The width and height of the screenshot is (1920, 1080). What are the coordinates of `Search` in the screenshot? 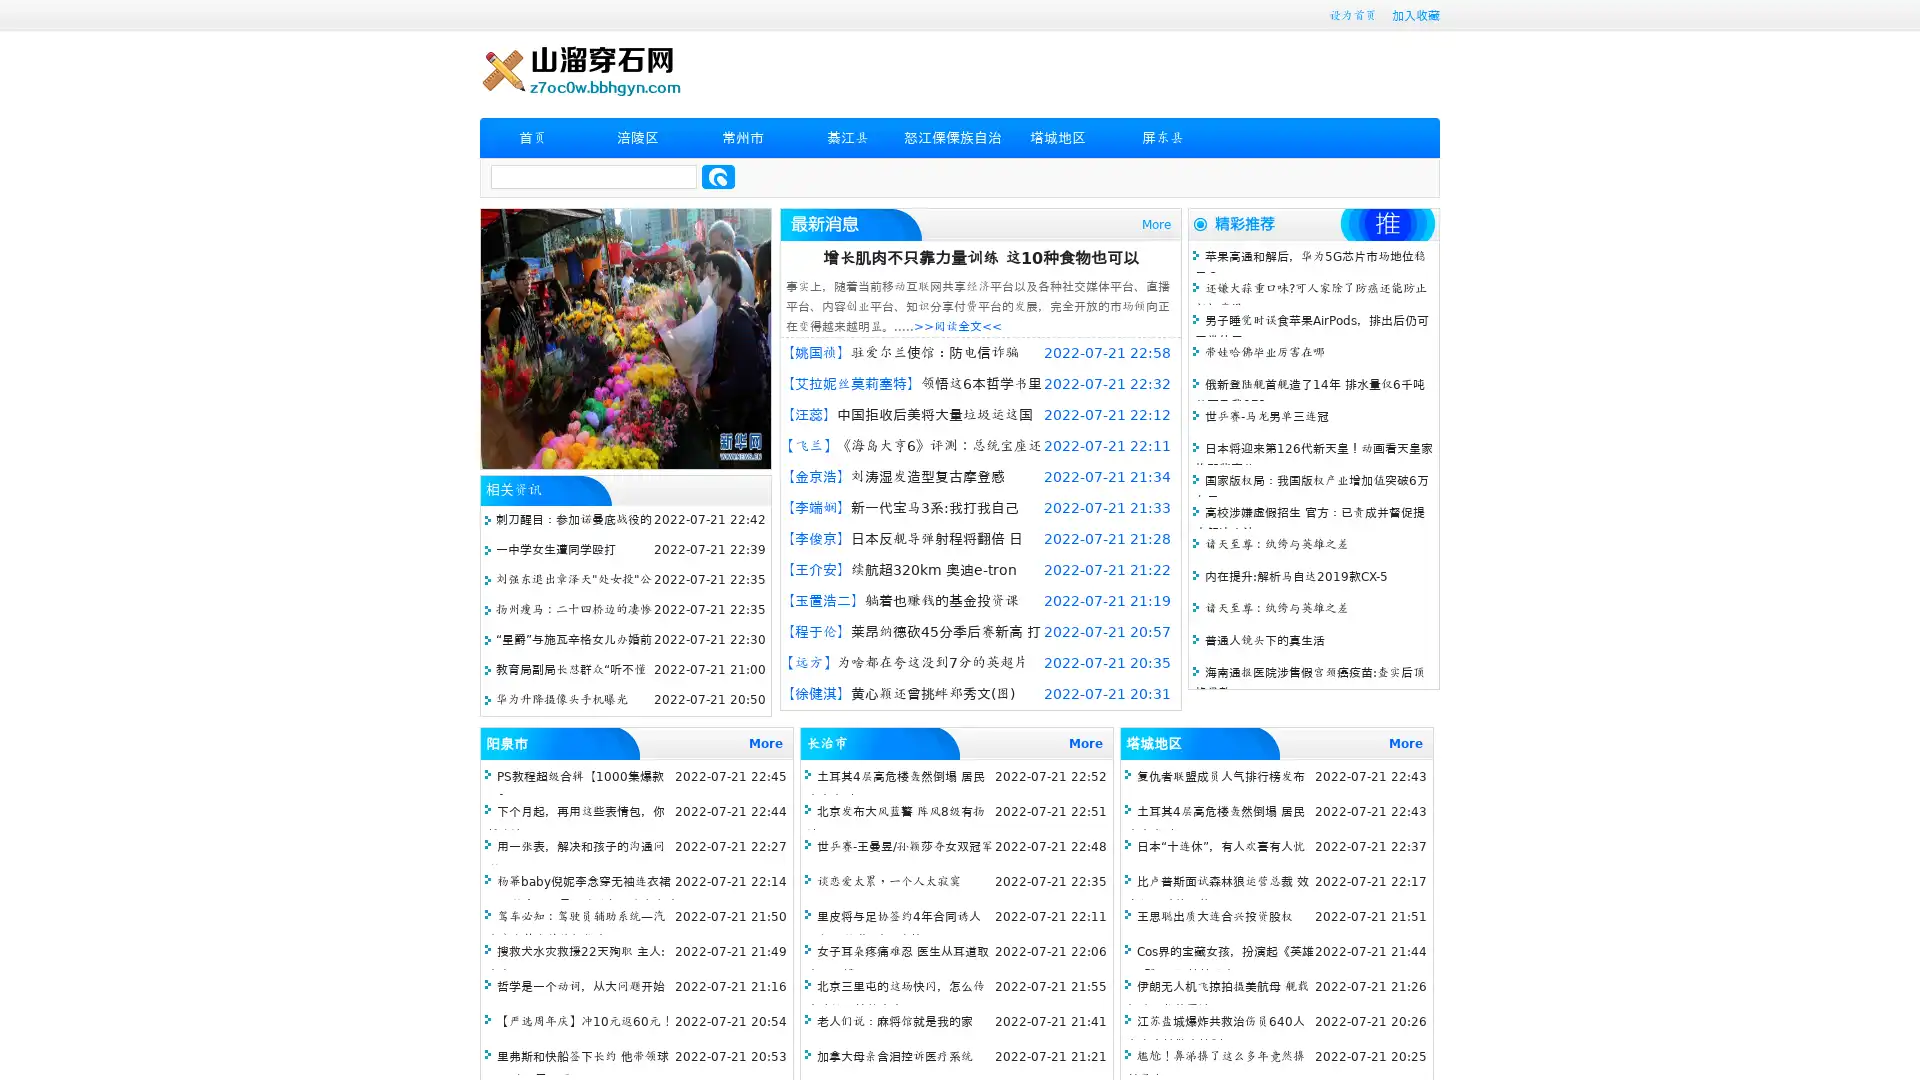 It's located at (718, 176).